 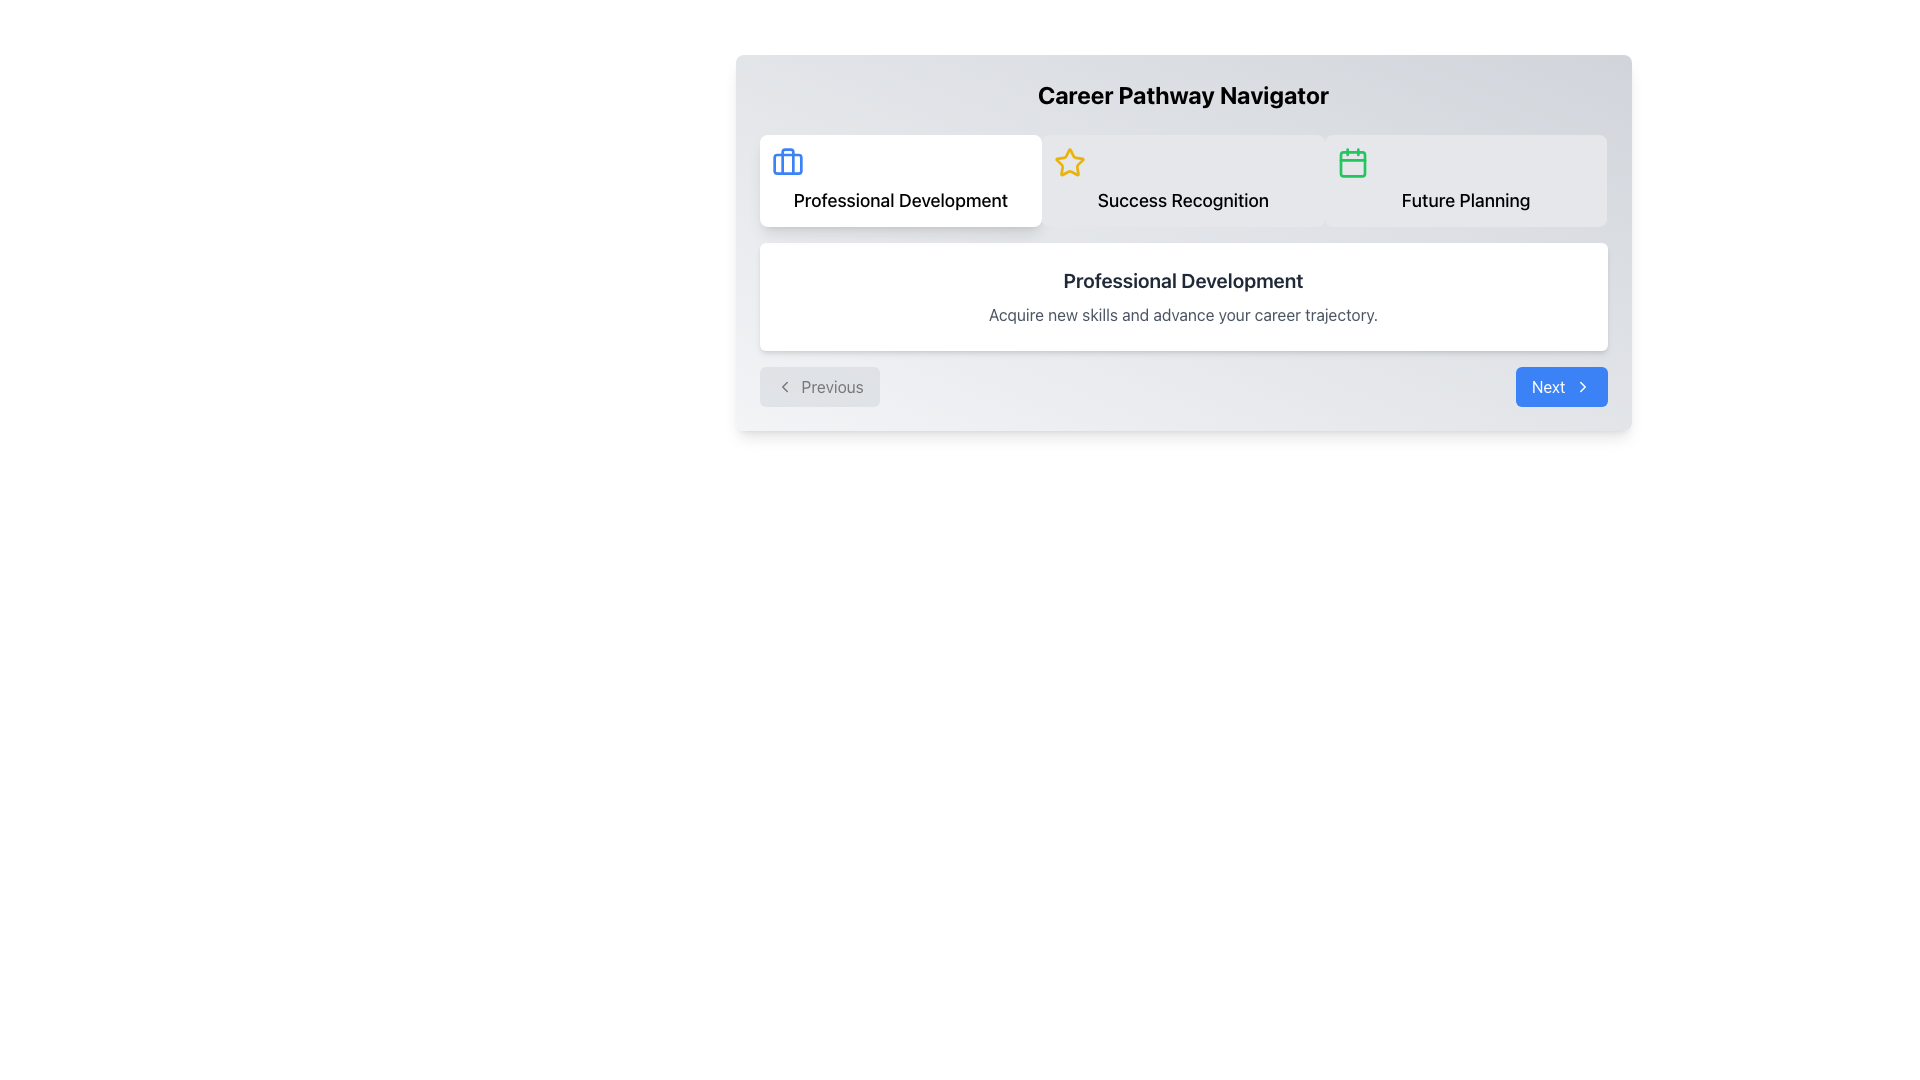 I want to click on the 'Next' text label located in the button at the bottom right corner of the interface, which includes an arrow icon to its right, so click(x=1547, y=386).